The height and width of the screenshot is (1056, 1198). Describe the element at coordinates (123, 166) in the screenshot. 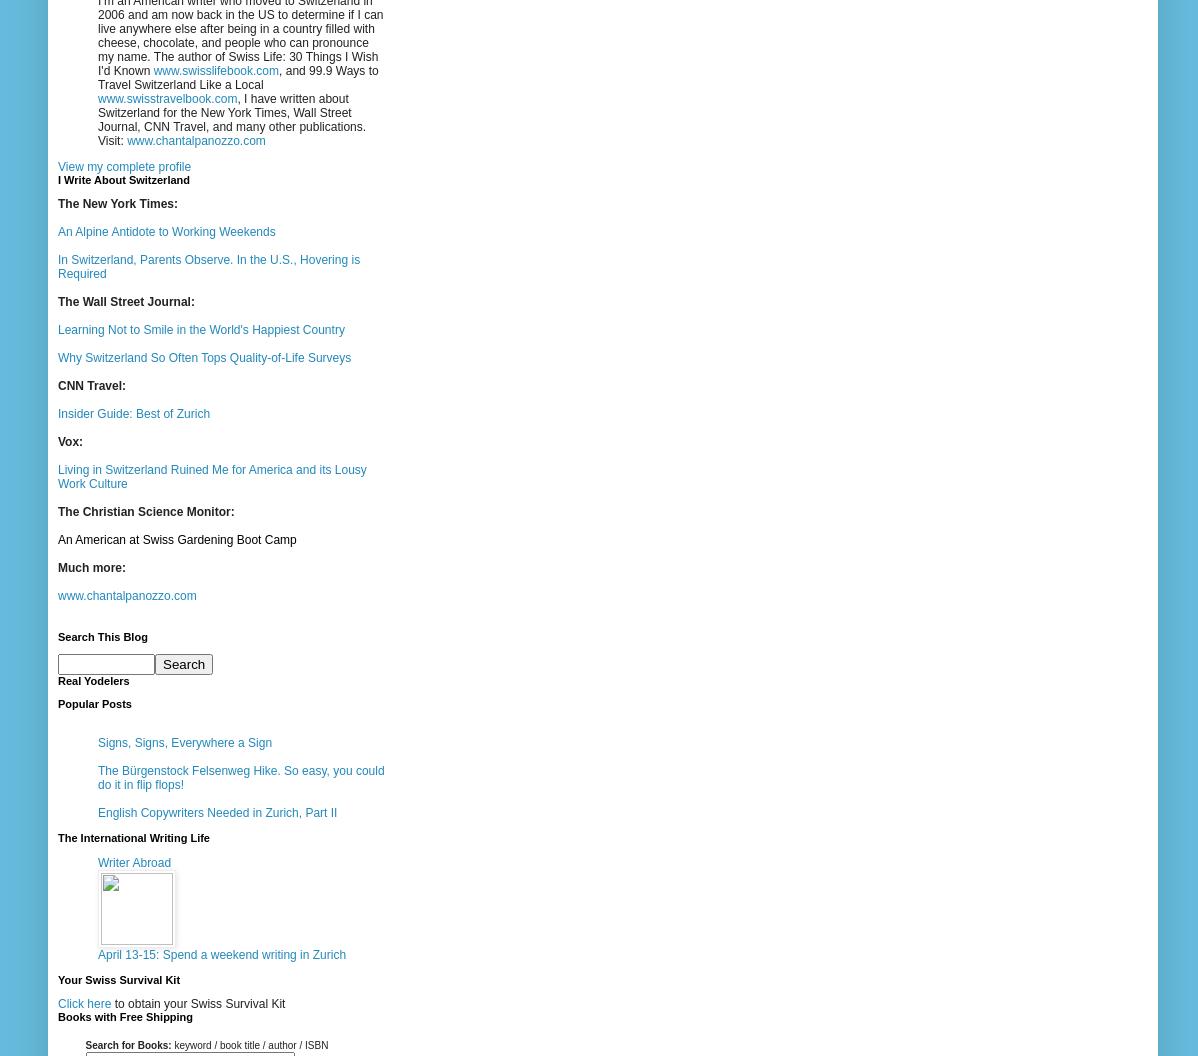

I see `'View my complete profile'` at that location.